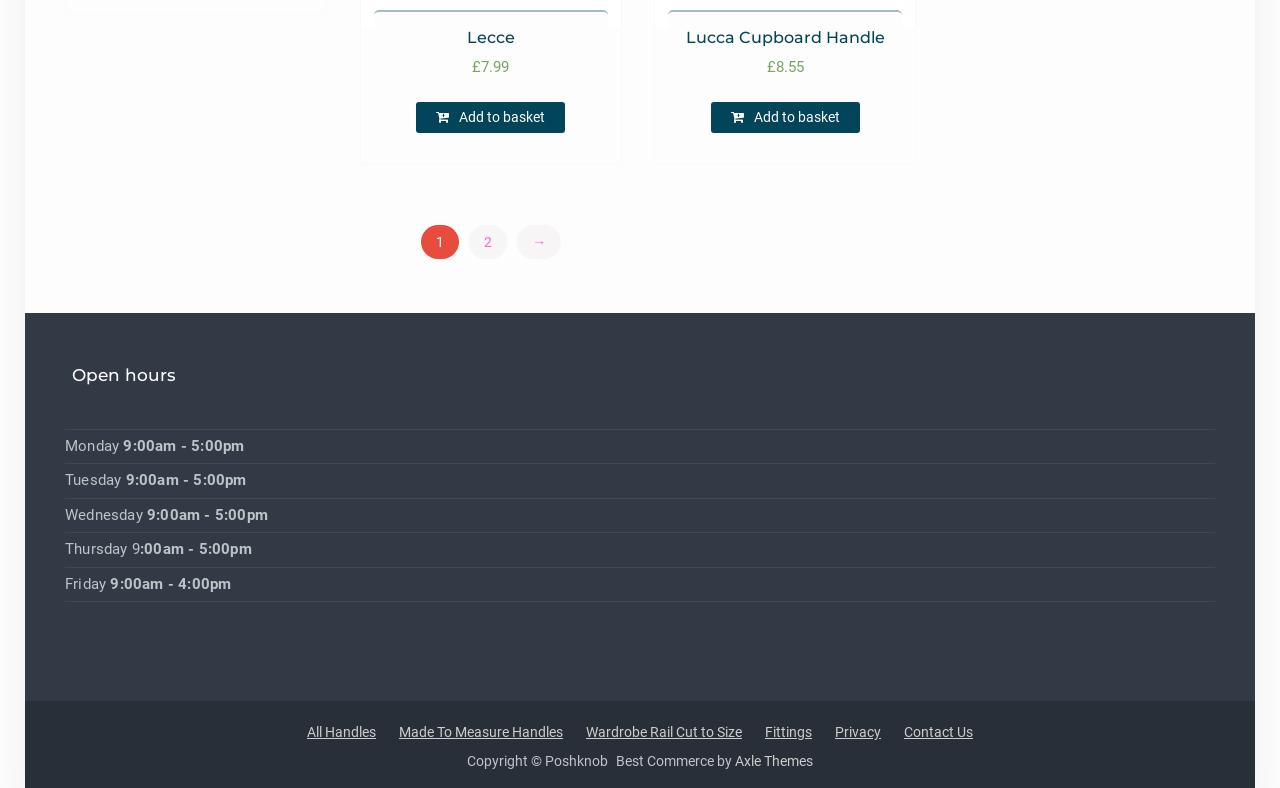  What do you see at coordinates (86, 582) in the screenshot?
I see `'Friday'` at bounding box center [86, 582].